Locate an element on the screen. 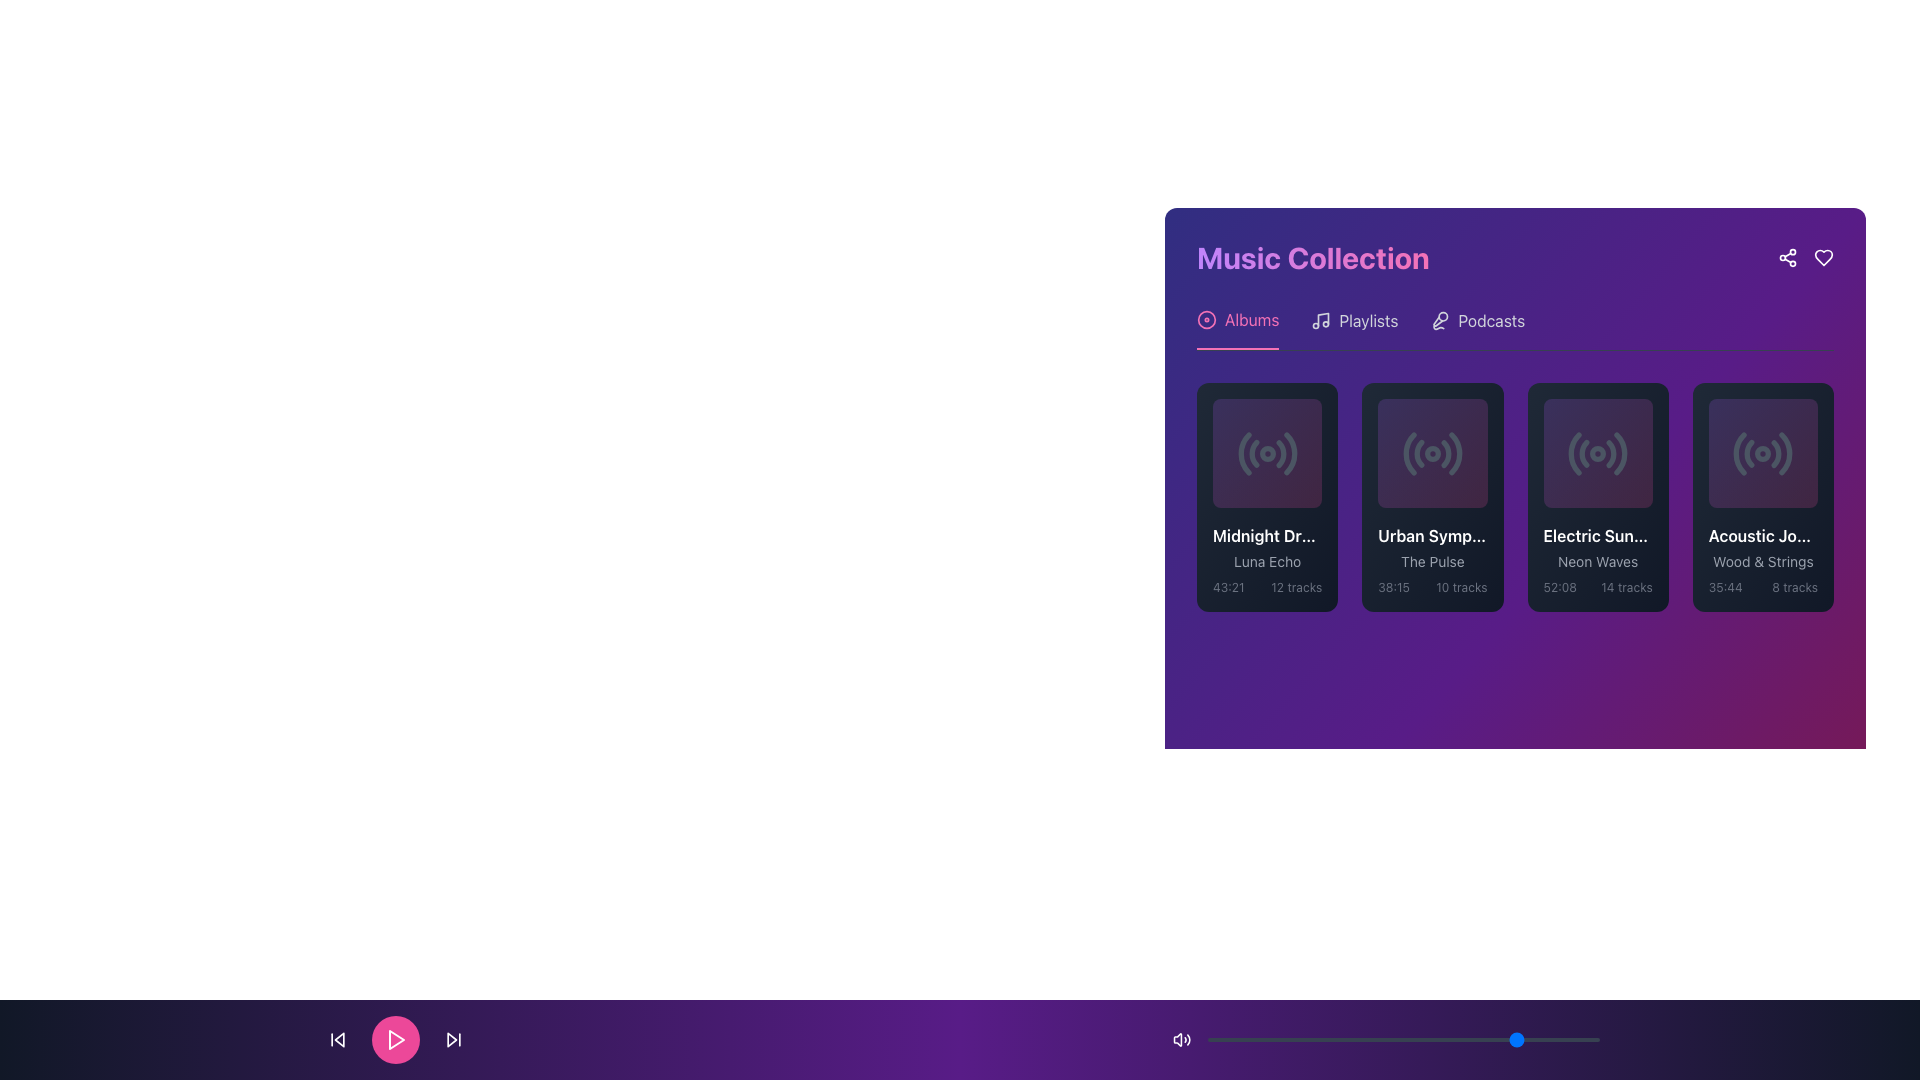  the 'skip forward' button icon located in the bottom control bar of the media player to potentially reveal a tooltip is located at coordinates (451, 1039).